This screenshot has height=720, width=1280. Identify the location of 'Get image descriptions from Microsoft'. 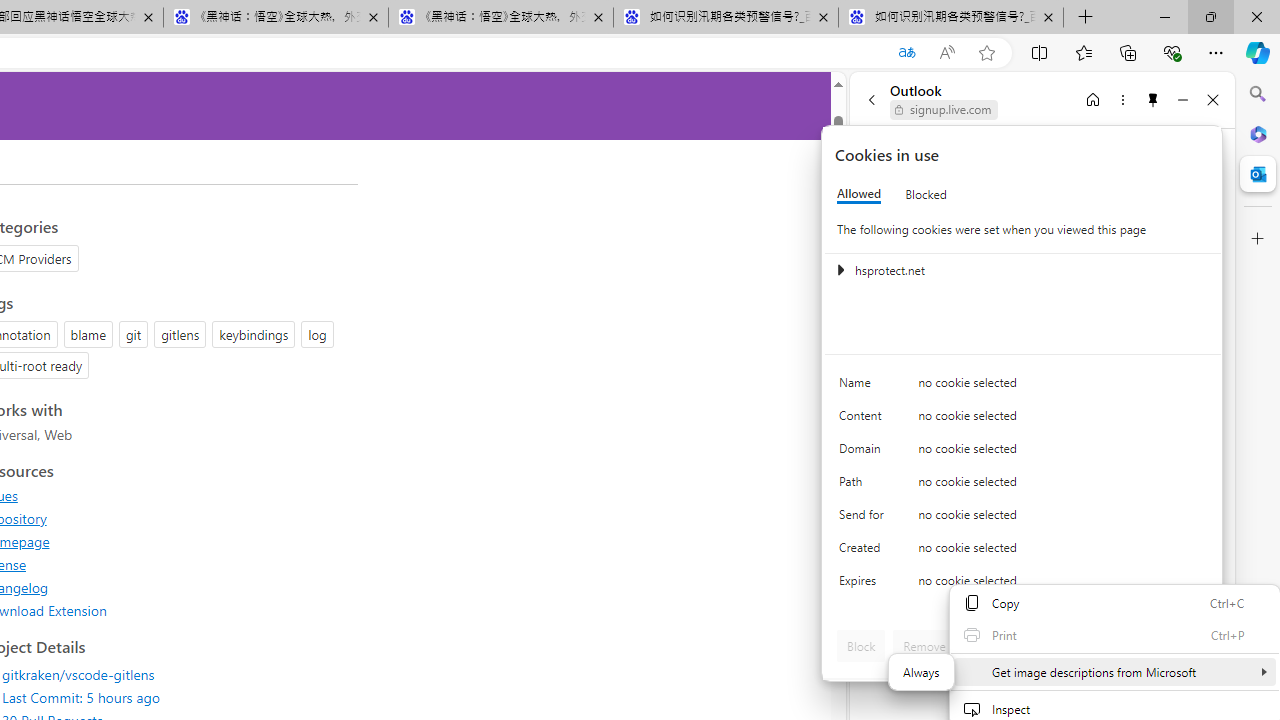
(1113, 672).